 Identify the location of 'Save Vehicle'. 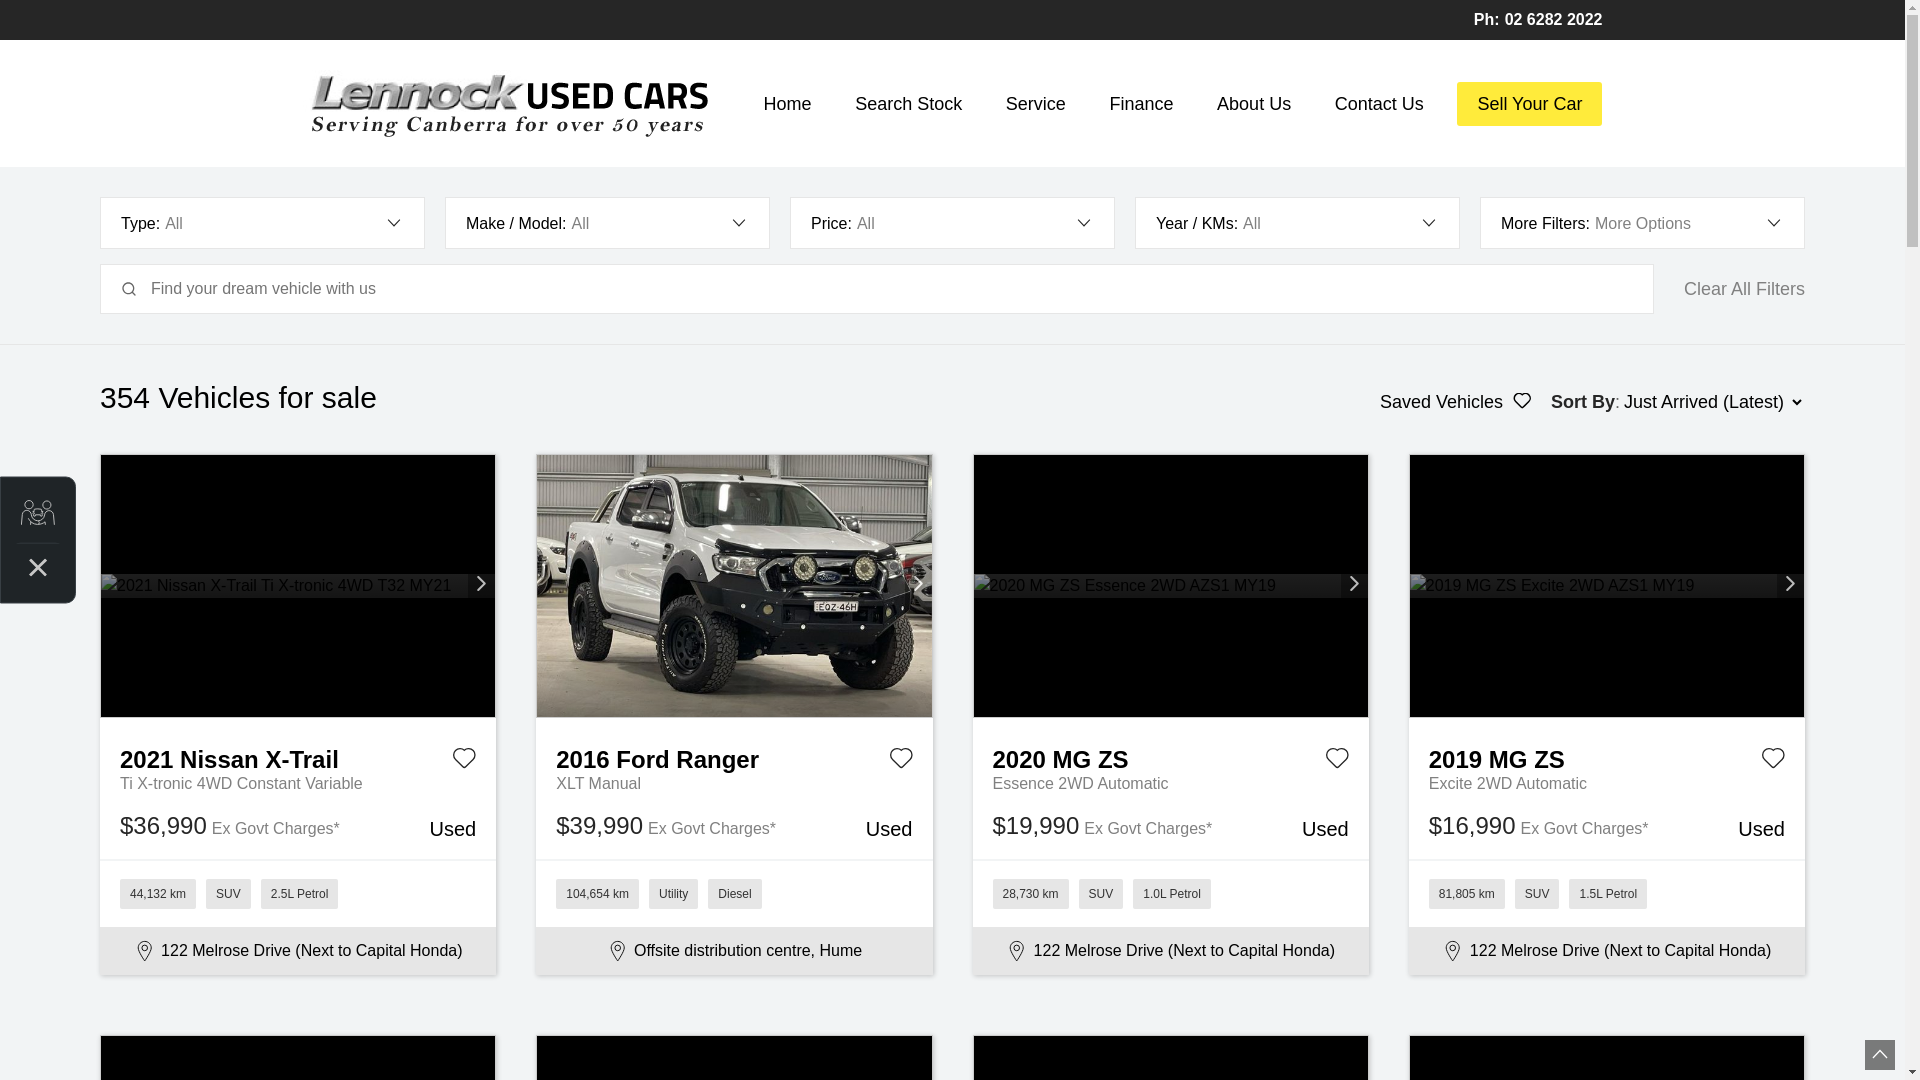
(463, 762).